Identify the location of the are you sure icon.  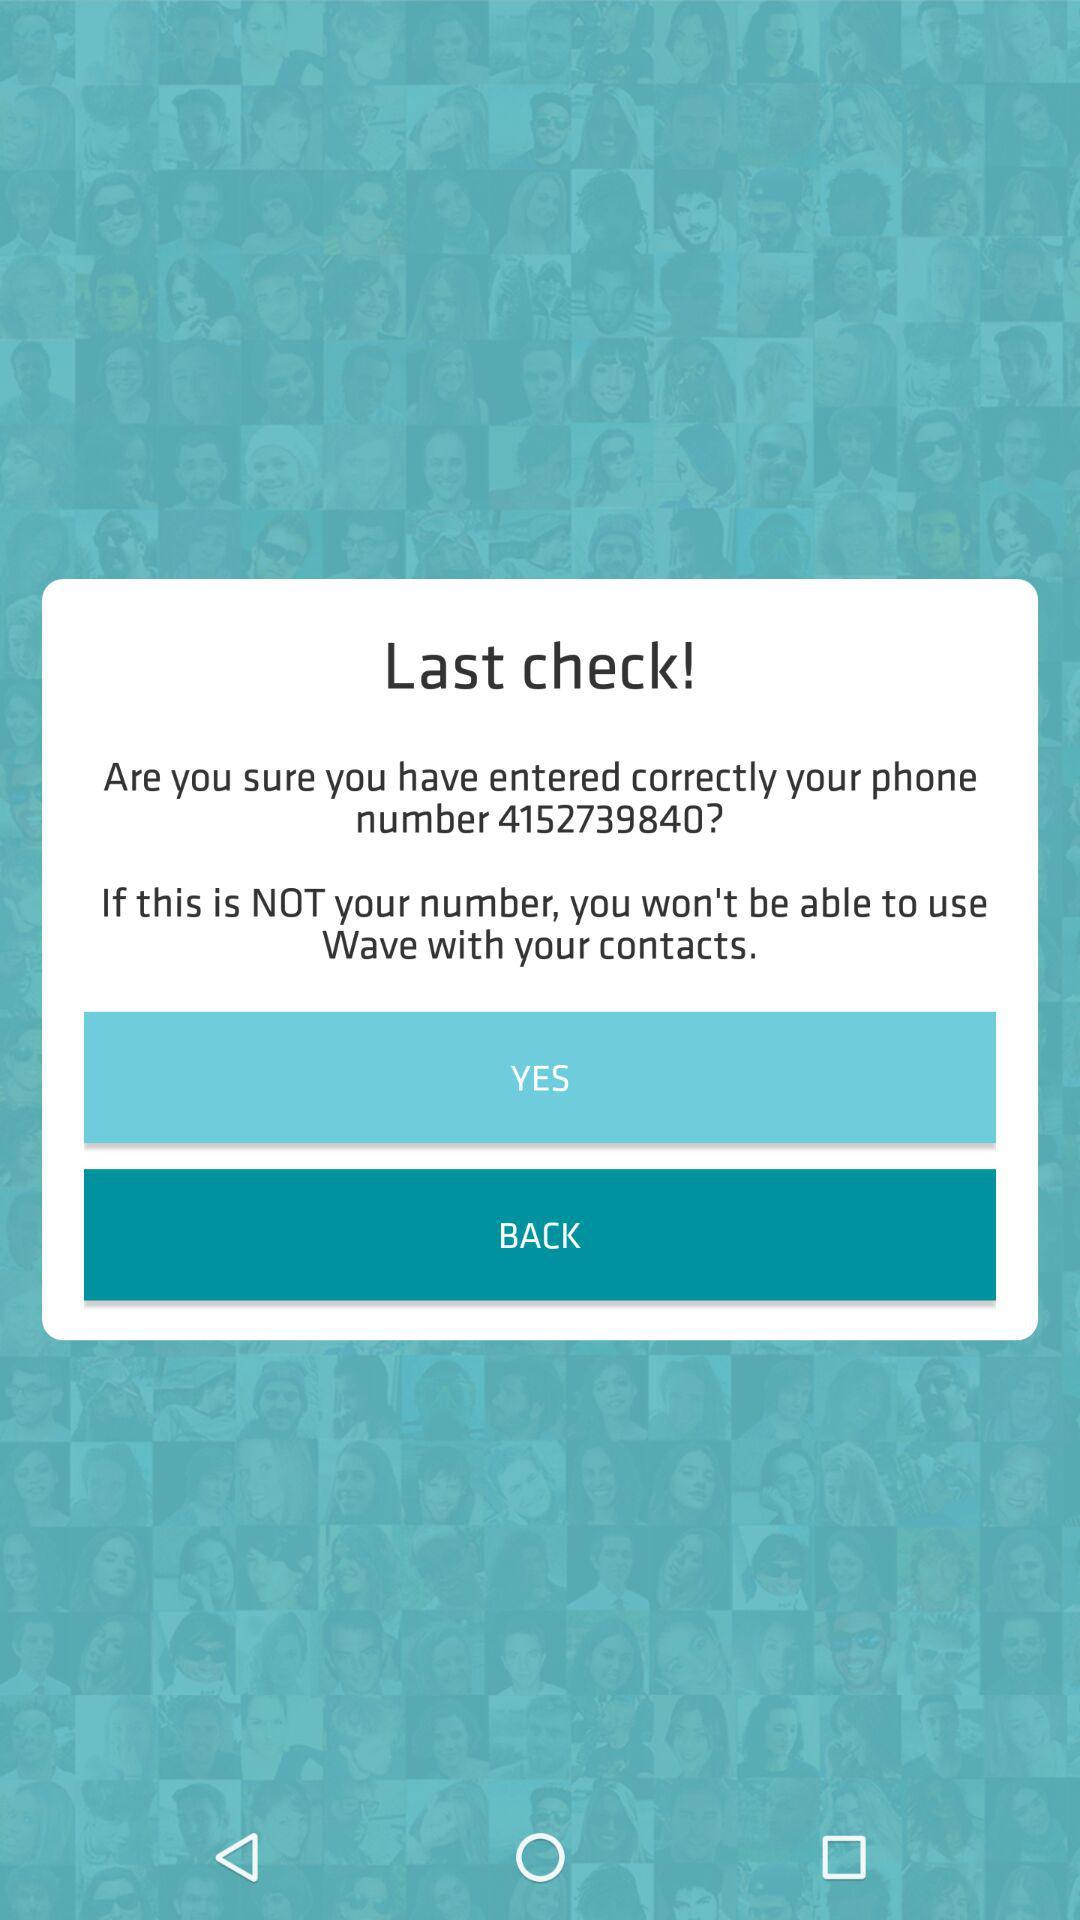
(540, 859).